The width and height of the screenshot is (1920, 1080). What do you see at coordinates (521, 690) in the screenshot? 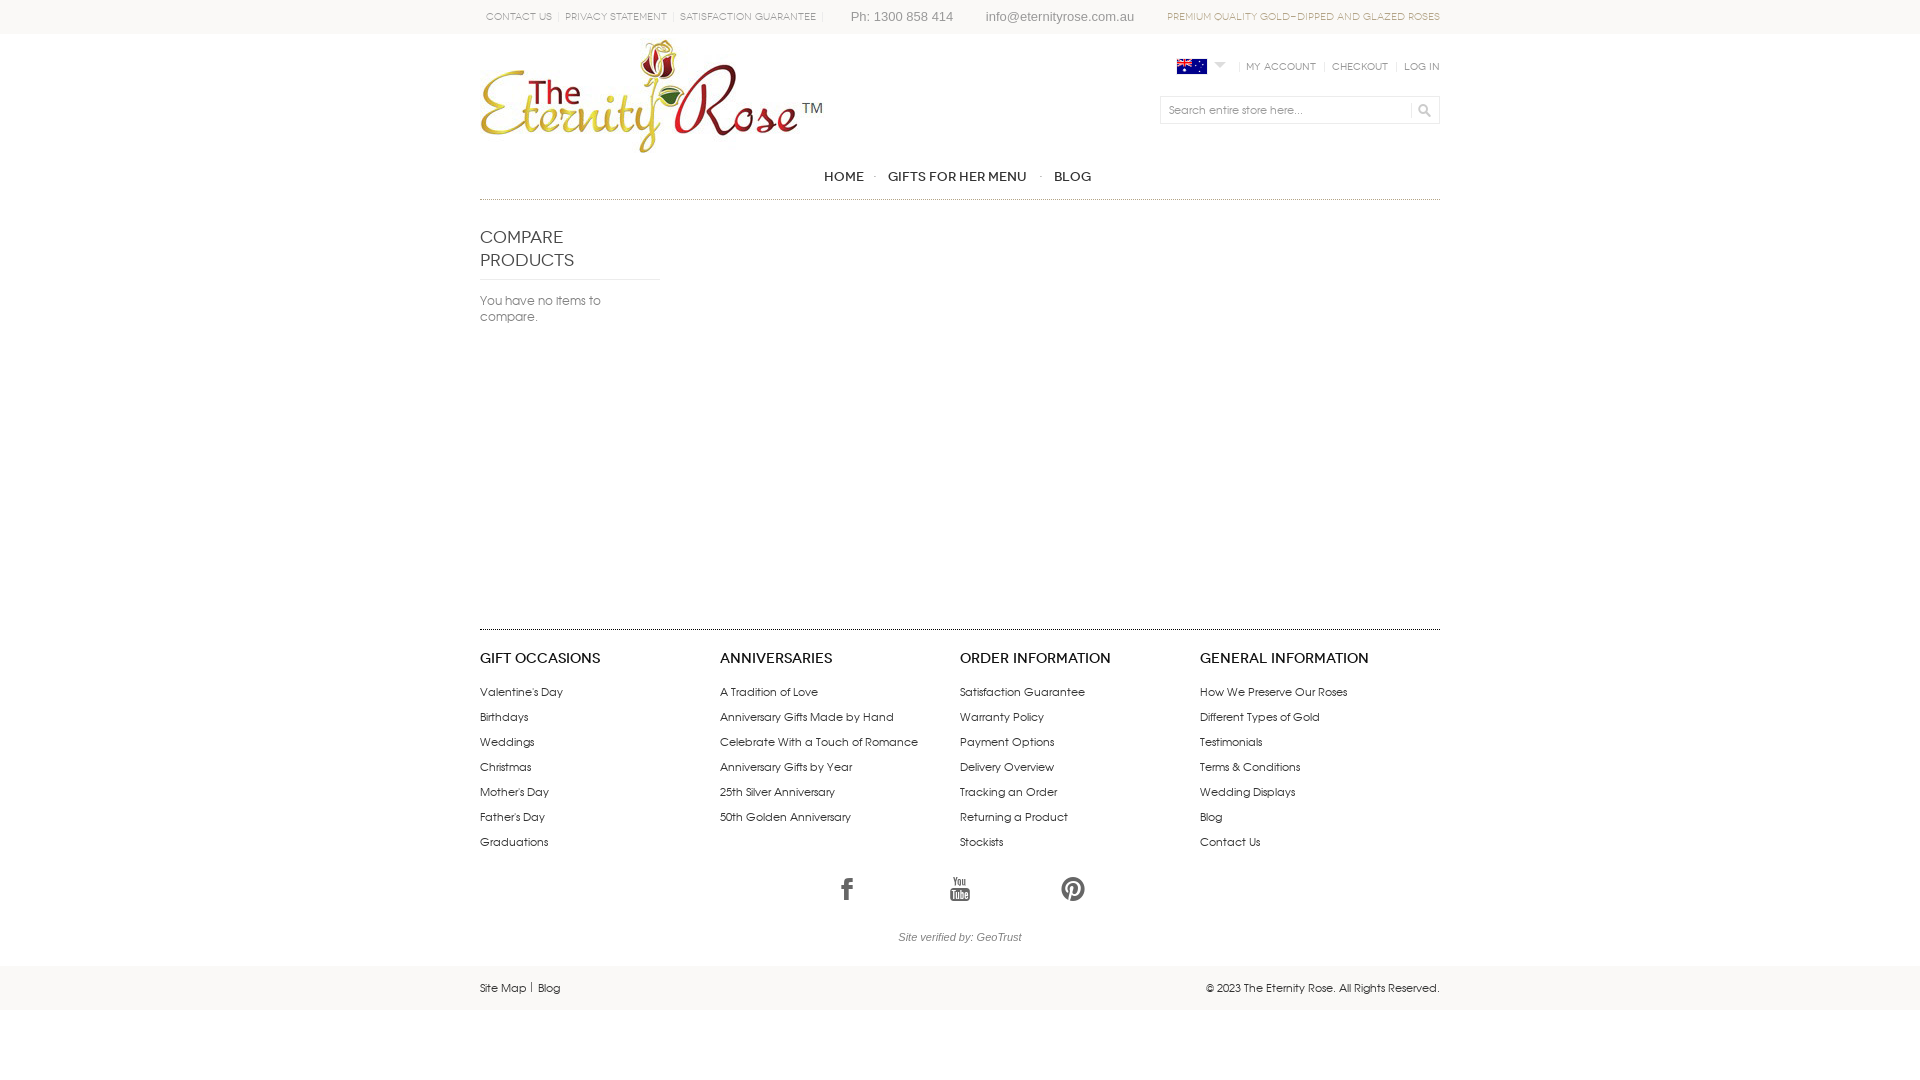
I see `'Valentine's Day'` at bounding box center [521, 690].